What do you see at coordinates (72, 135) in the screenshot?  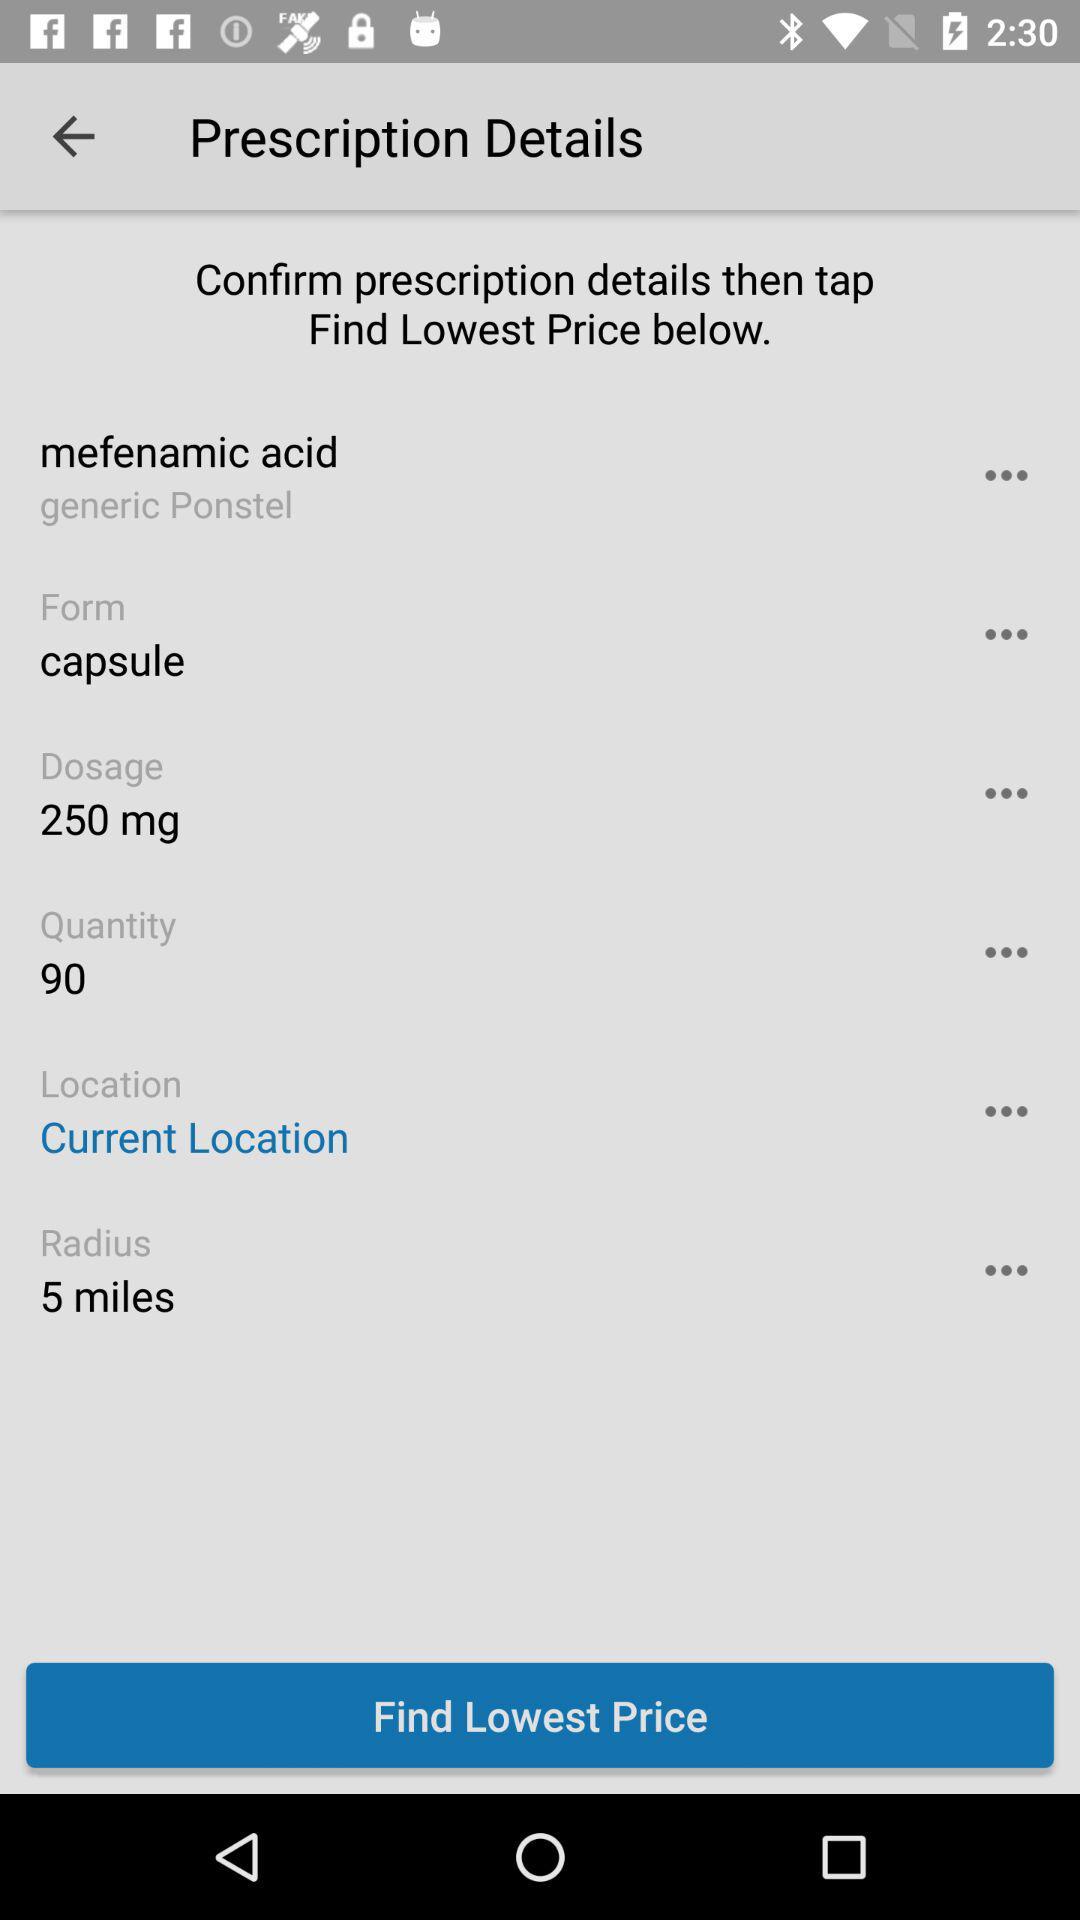 I see `the icon next to prescription details item` at bounding box center [72, 135].